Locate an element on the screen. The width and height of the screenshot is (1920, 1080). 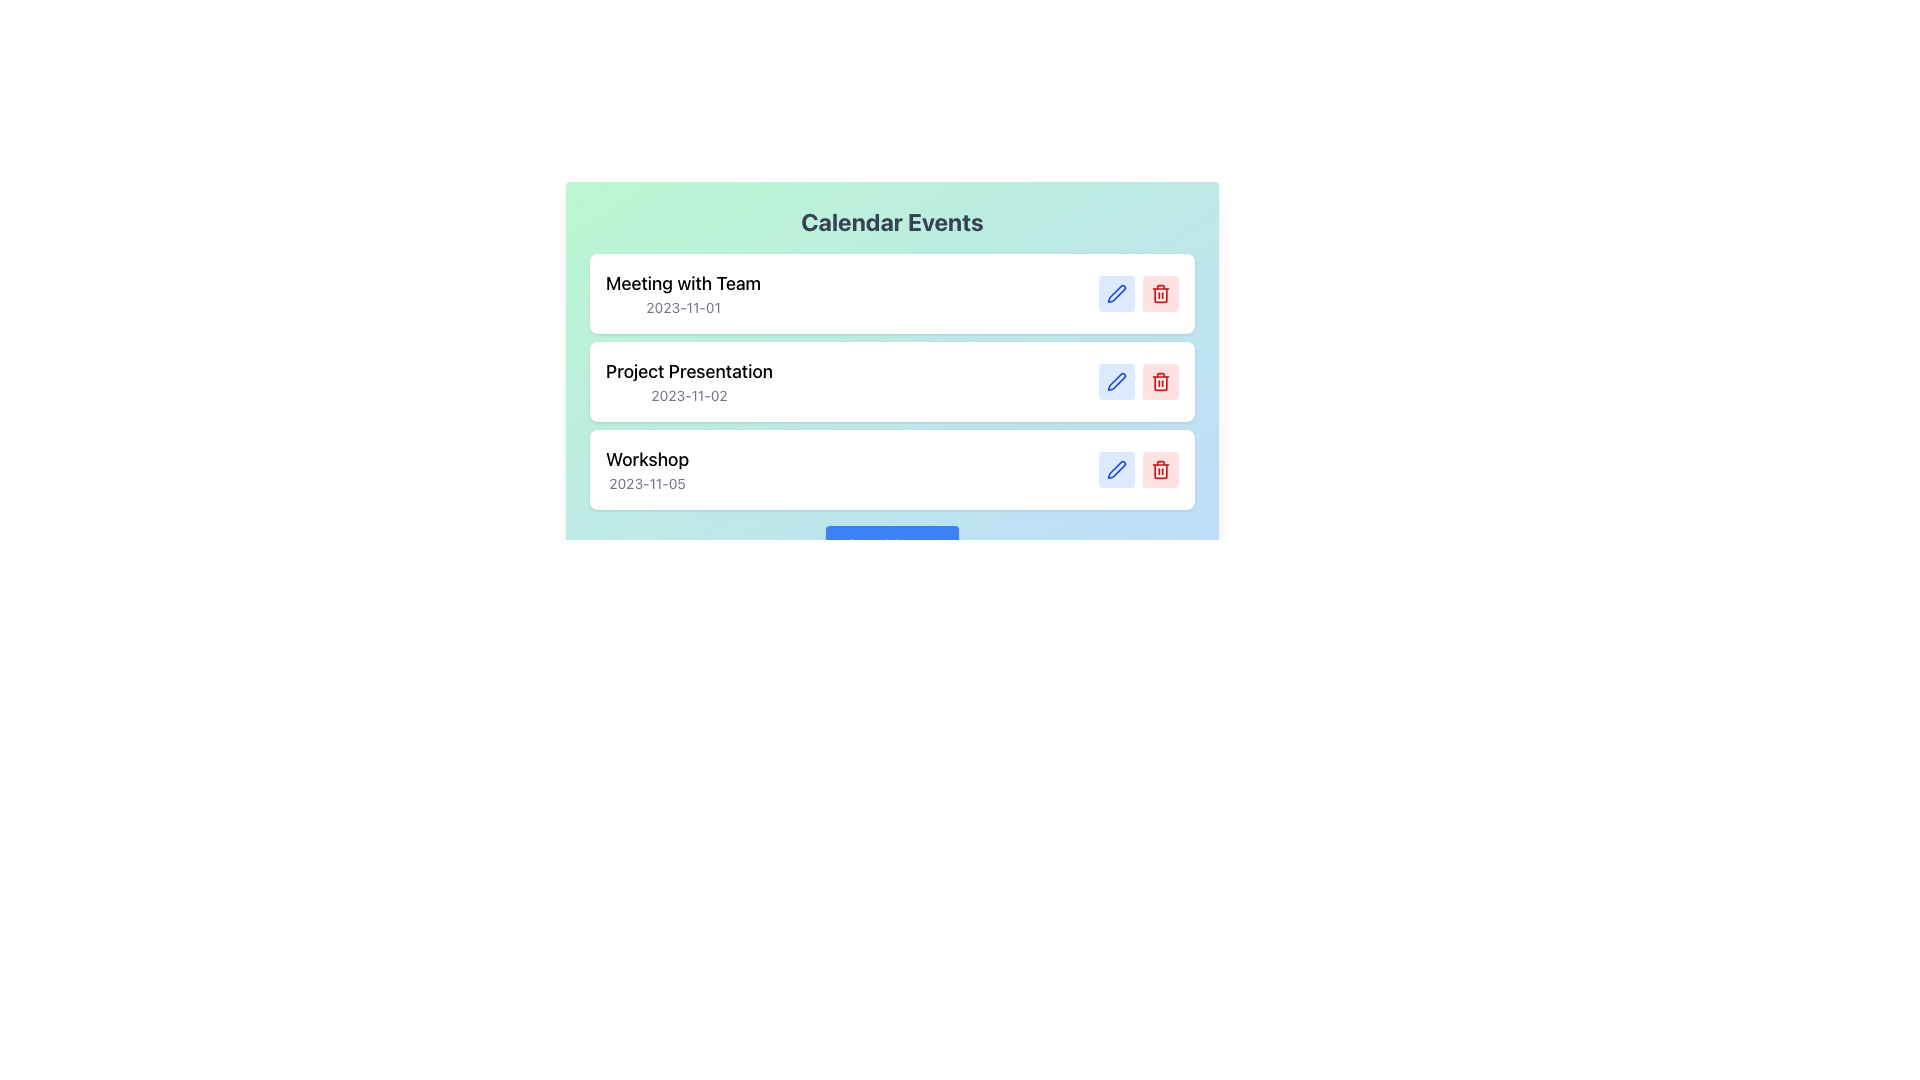
the Composite button group associated with the 'Project Presentation' entry is located at coordinates (1138, 381).